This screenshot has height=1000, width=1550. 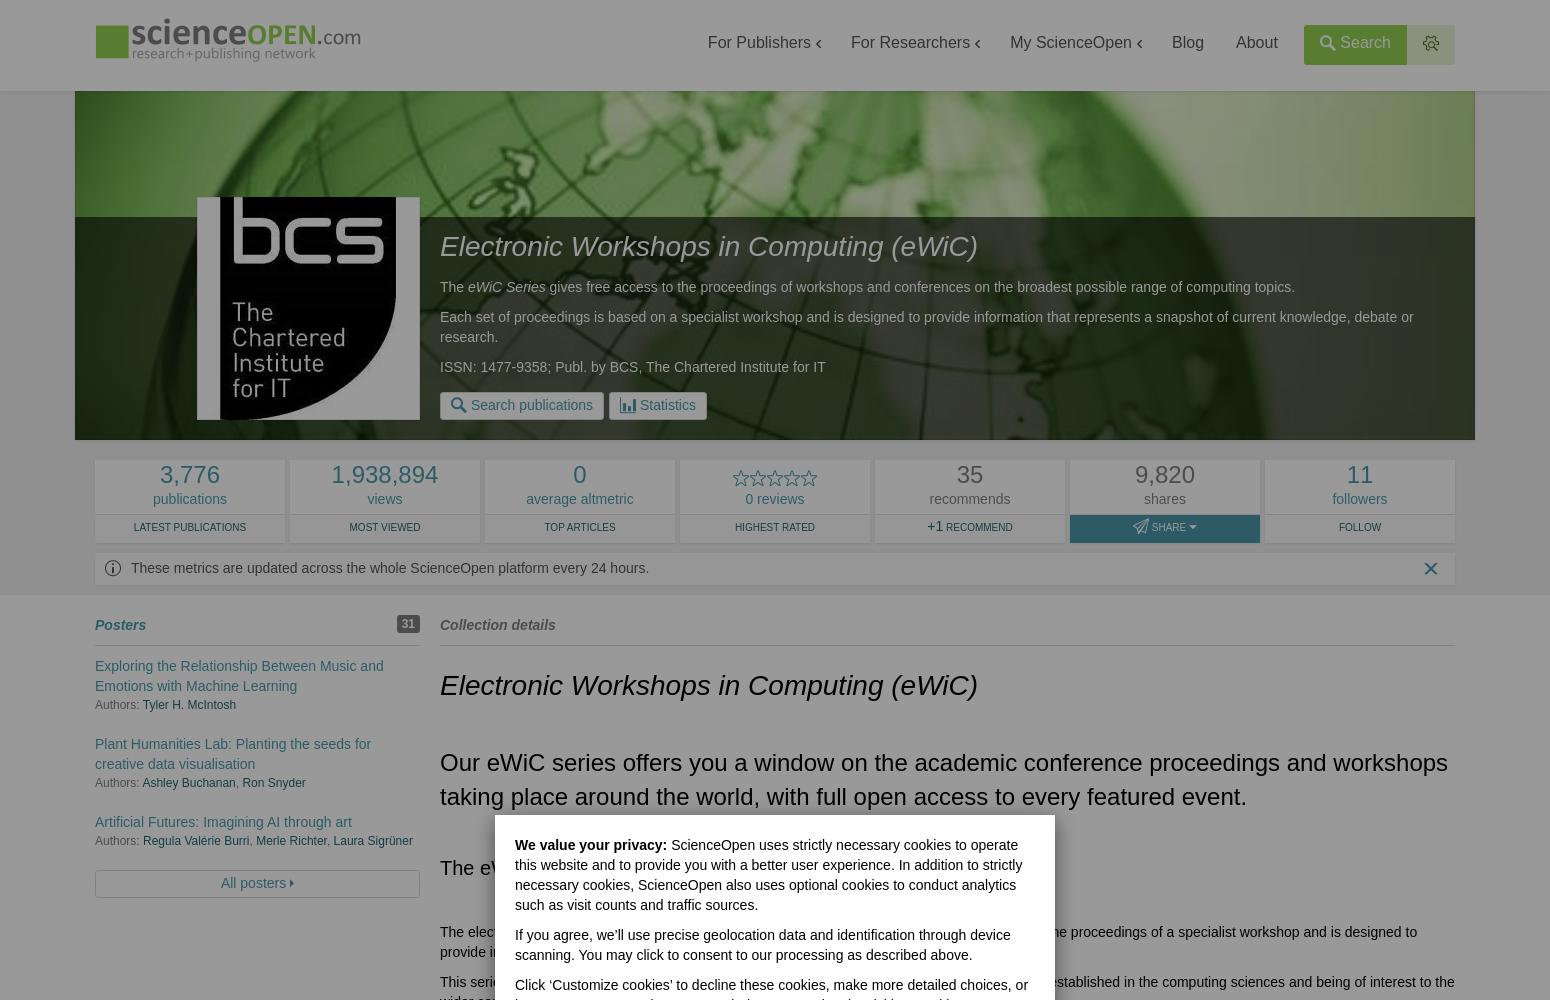 What do you see at coordinates (1359, 498) in the screenshot?
I see `'followers'` at bounding box center [1359, 498].